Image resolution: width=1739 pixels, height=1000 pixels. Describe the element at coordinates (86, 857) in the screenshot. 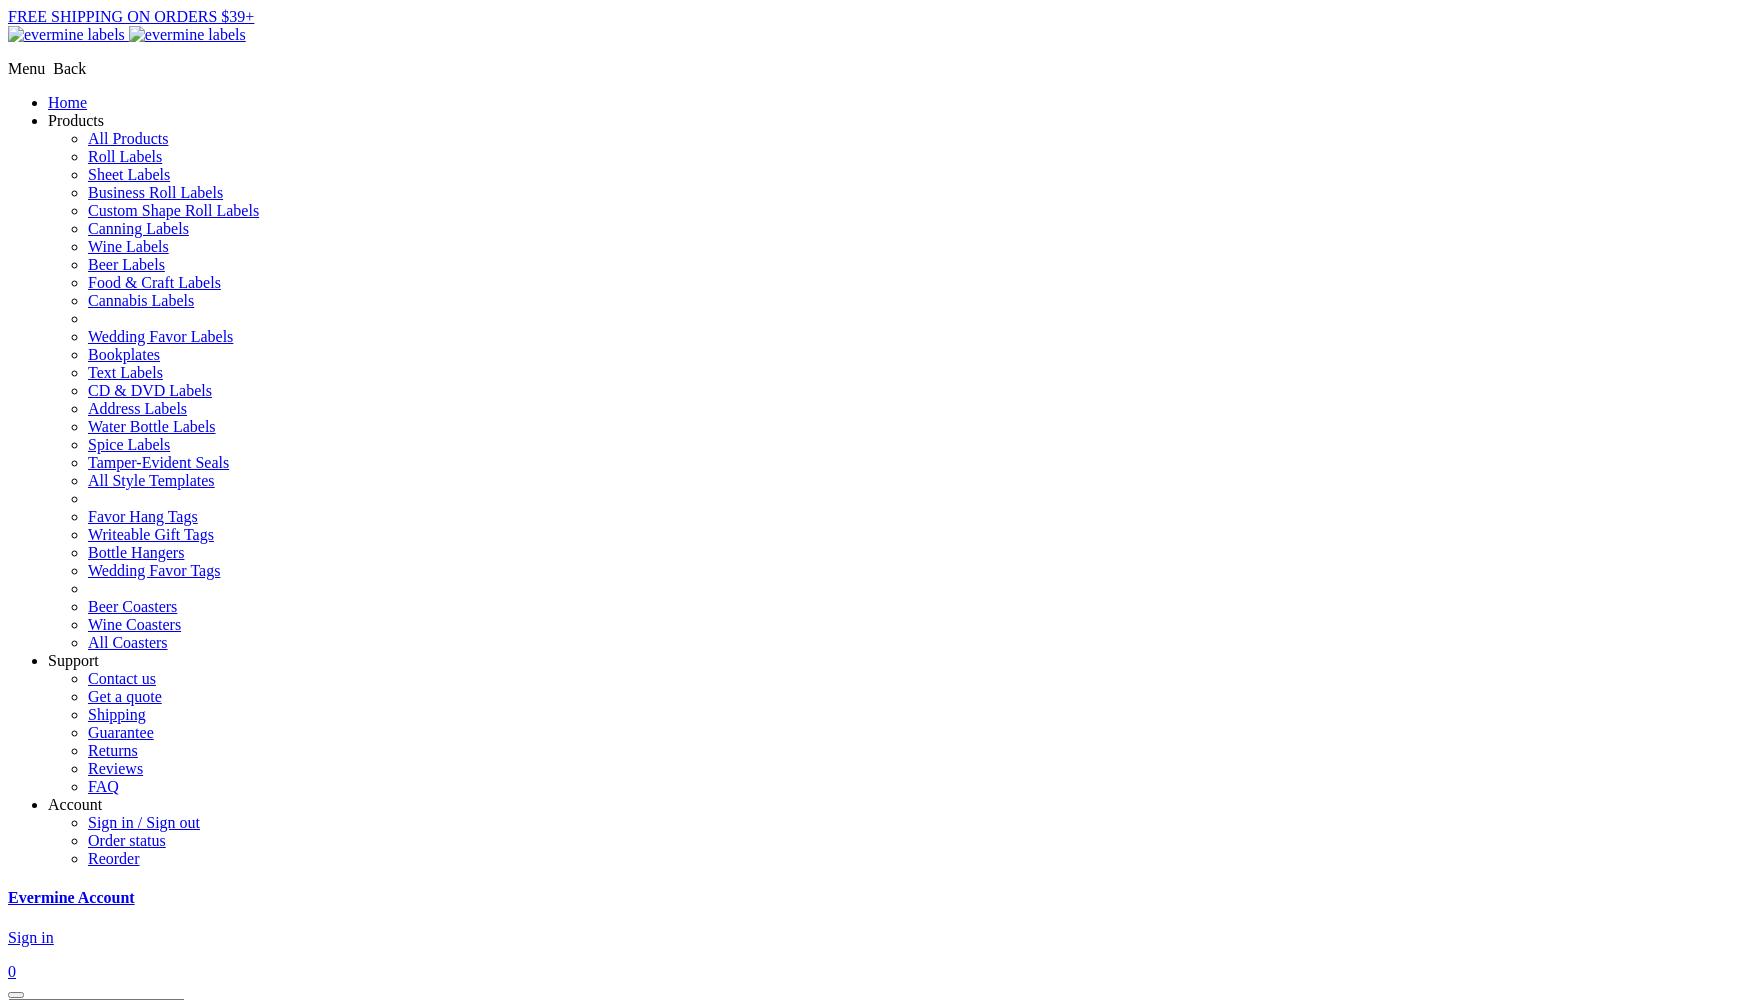

I see `'Reorder'` at that location.